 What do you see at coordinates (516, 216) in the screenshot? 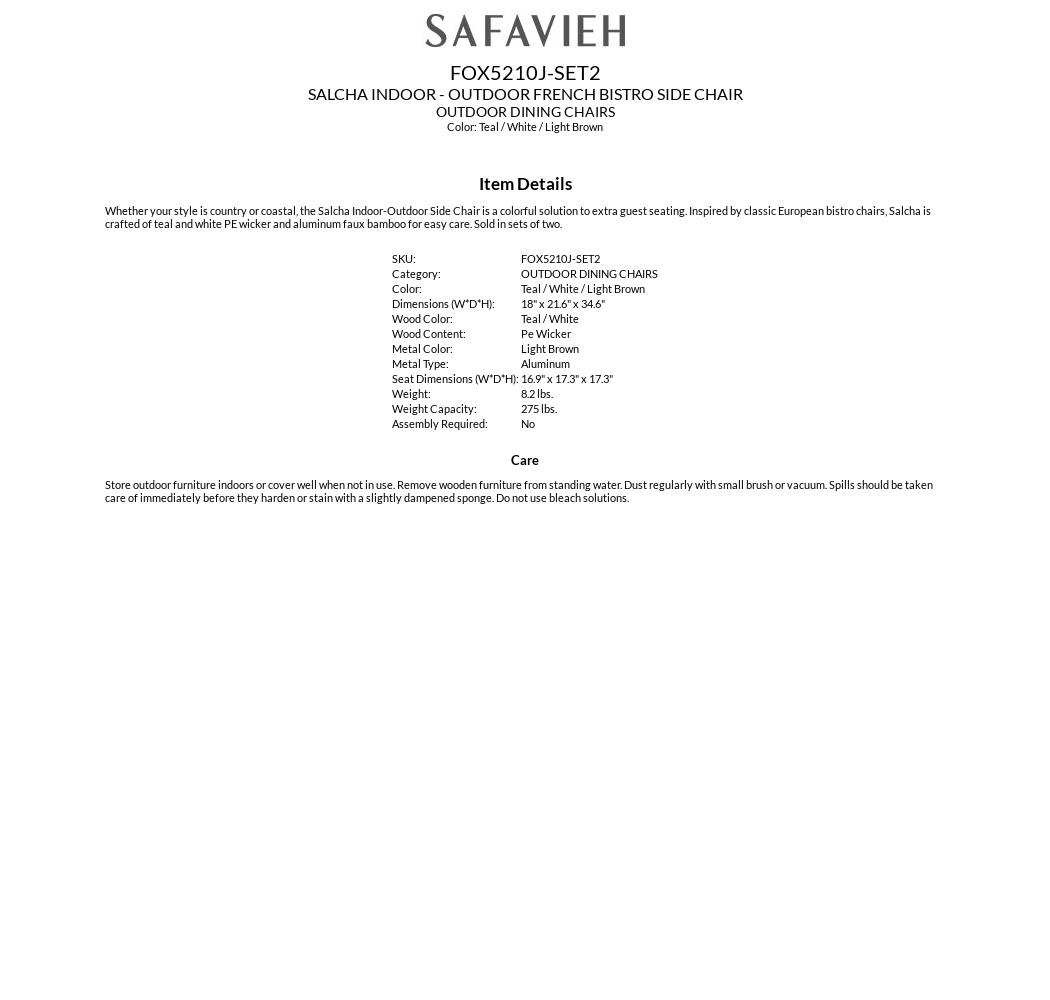
I see `'Whether your style is country or coastal, the Salcha Indoor-Outdoor Side Chair is a colorful solution to extra guest seating. Inspired by classic European bistro chairs, Salcha is crafted of teal and white PE wicker and aluminum faux bamboo for easy care. Sold in sets of two.'` at bounding box center [516, 216].